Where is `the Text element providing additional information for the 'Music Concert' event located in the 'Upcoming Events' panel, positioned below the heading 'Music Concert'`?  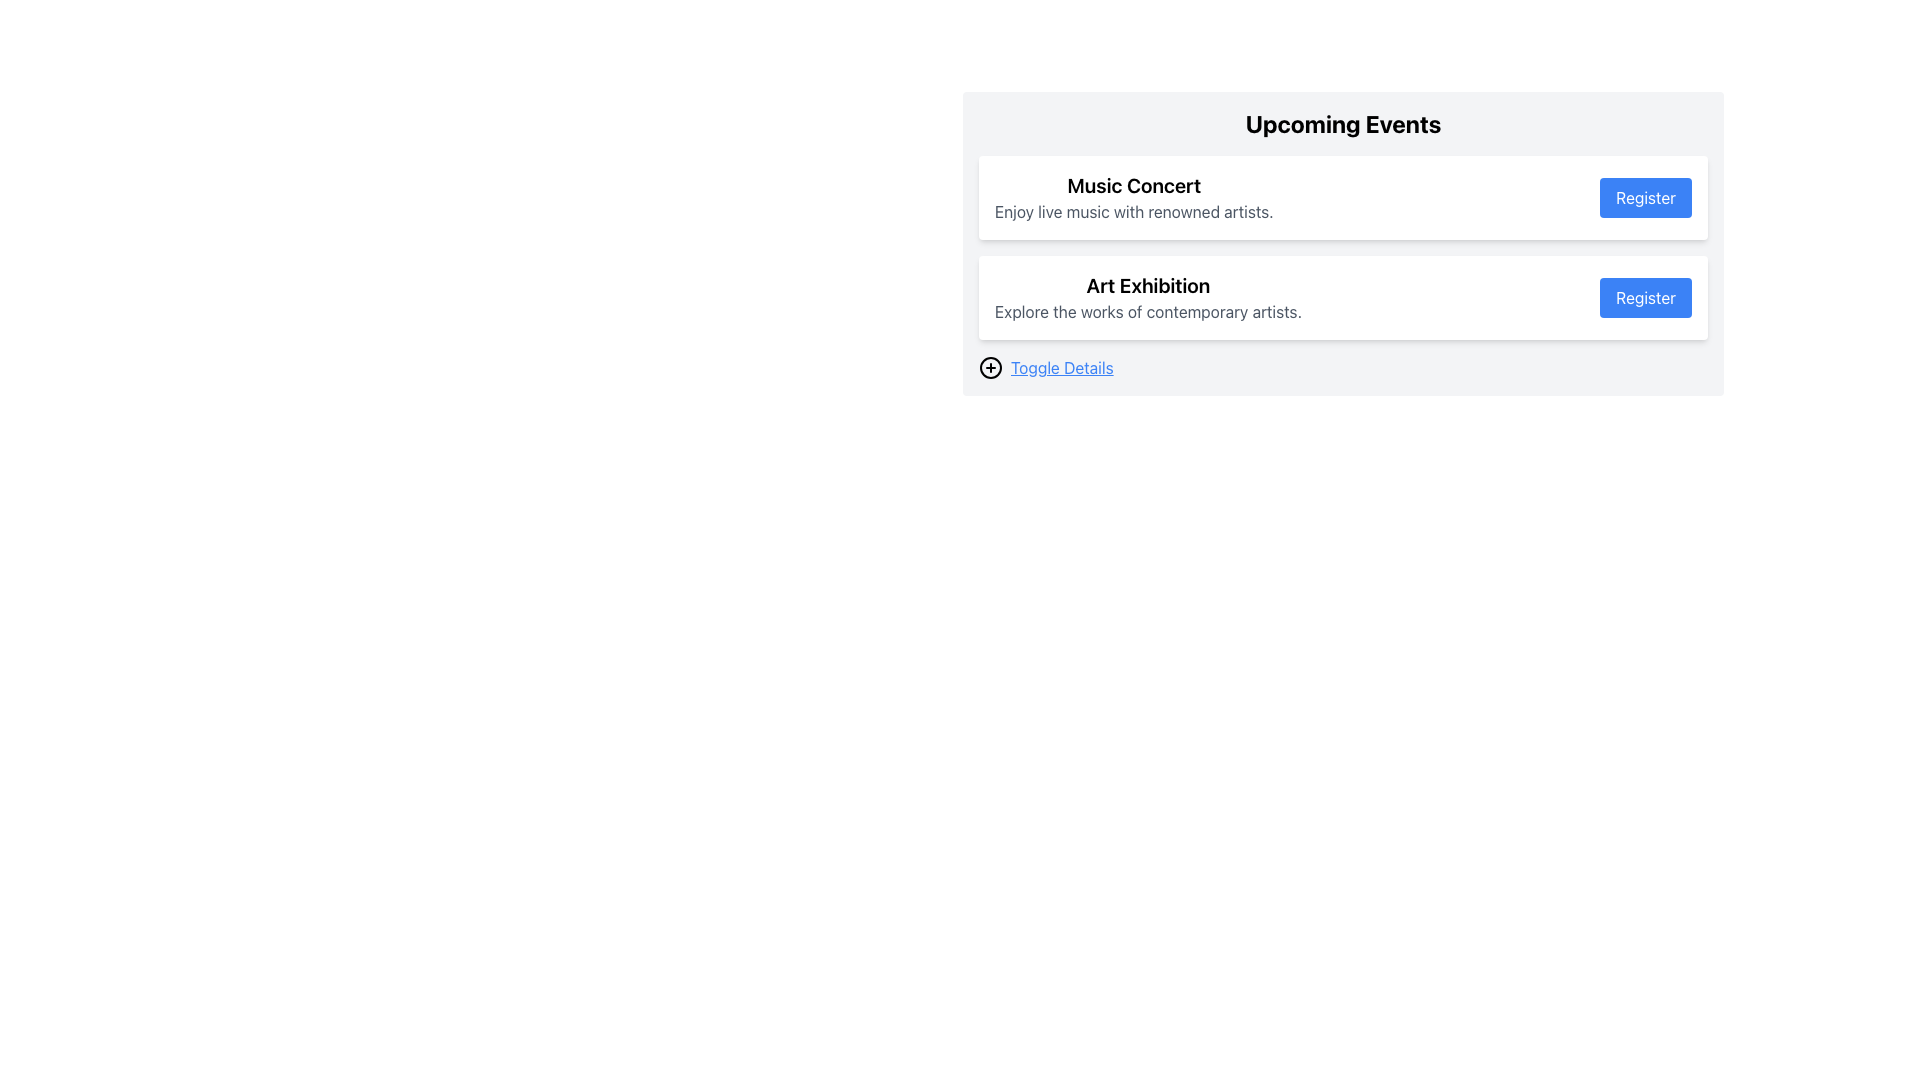 the Text element providing additional information for the 'Music Concert' event located in the 'Upcoming Events' panel, positioned below the heading 'Music Concert' is located at coordinates (1134, 212).